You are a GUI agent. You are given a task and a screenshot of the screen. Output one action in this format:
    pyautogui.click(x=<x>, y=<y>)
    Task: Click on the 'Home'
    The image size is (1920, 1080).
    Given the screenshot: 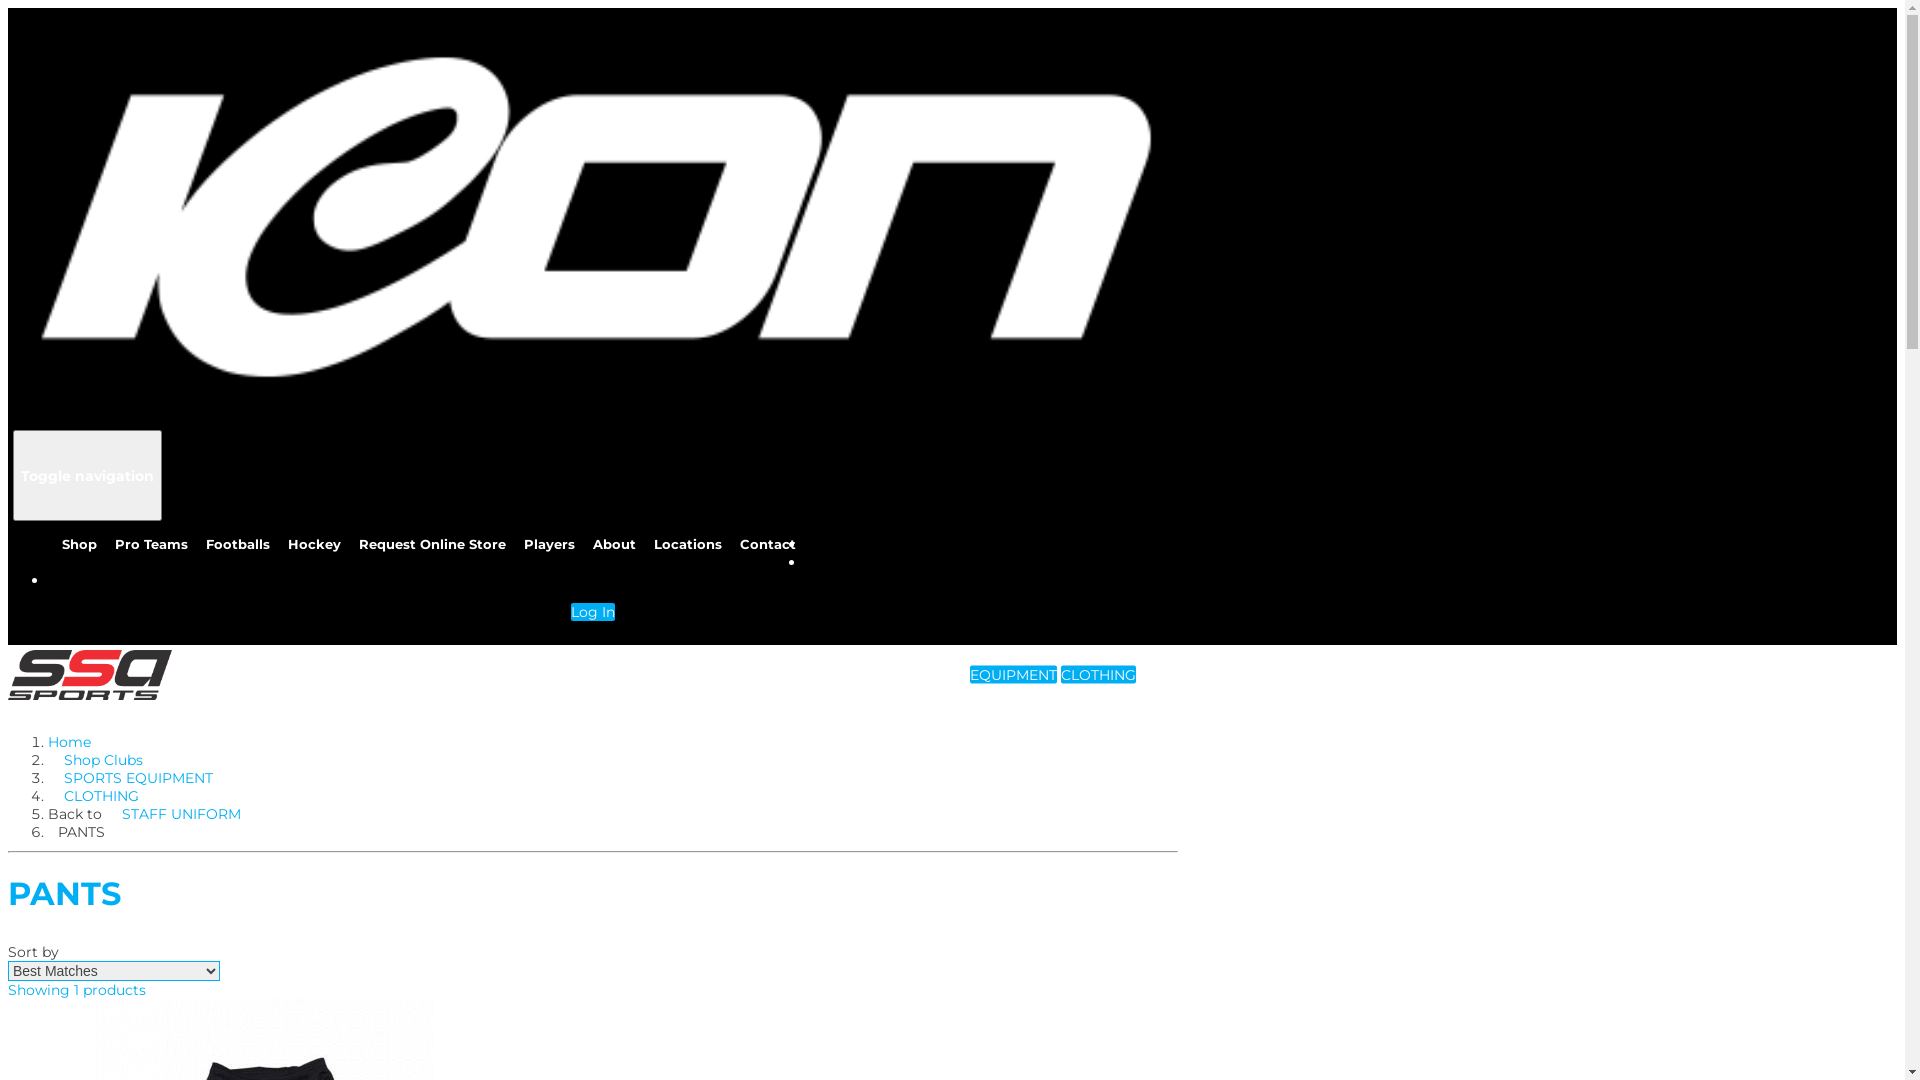 What is the action you would take?
    pyautogui.click(x=69, y=741)
    